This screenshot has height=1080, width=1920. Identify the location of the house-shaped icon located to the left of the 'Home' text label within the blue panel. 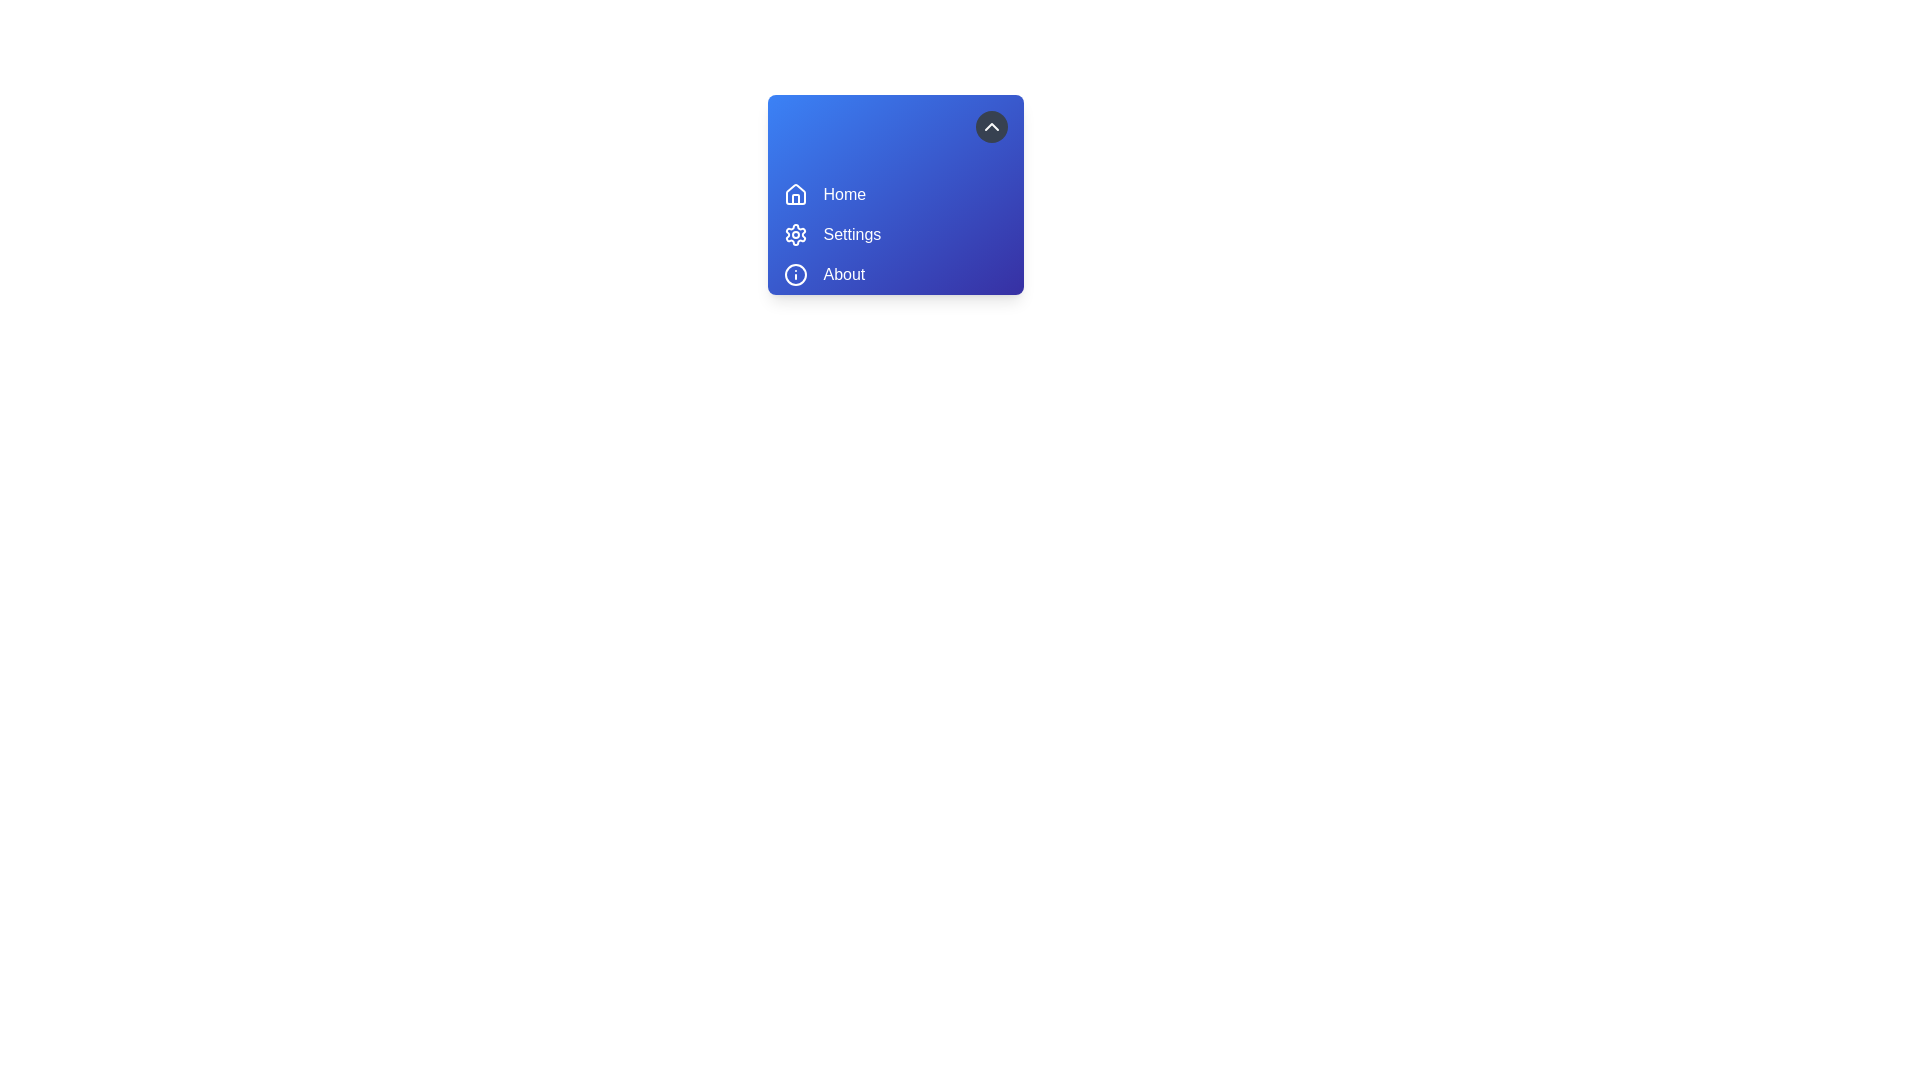
(794, 194).